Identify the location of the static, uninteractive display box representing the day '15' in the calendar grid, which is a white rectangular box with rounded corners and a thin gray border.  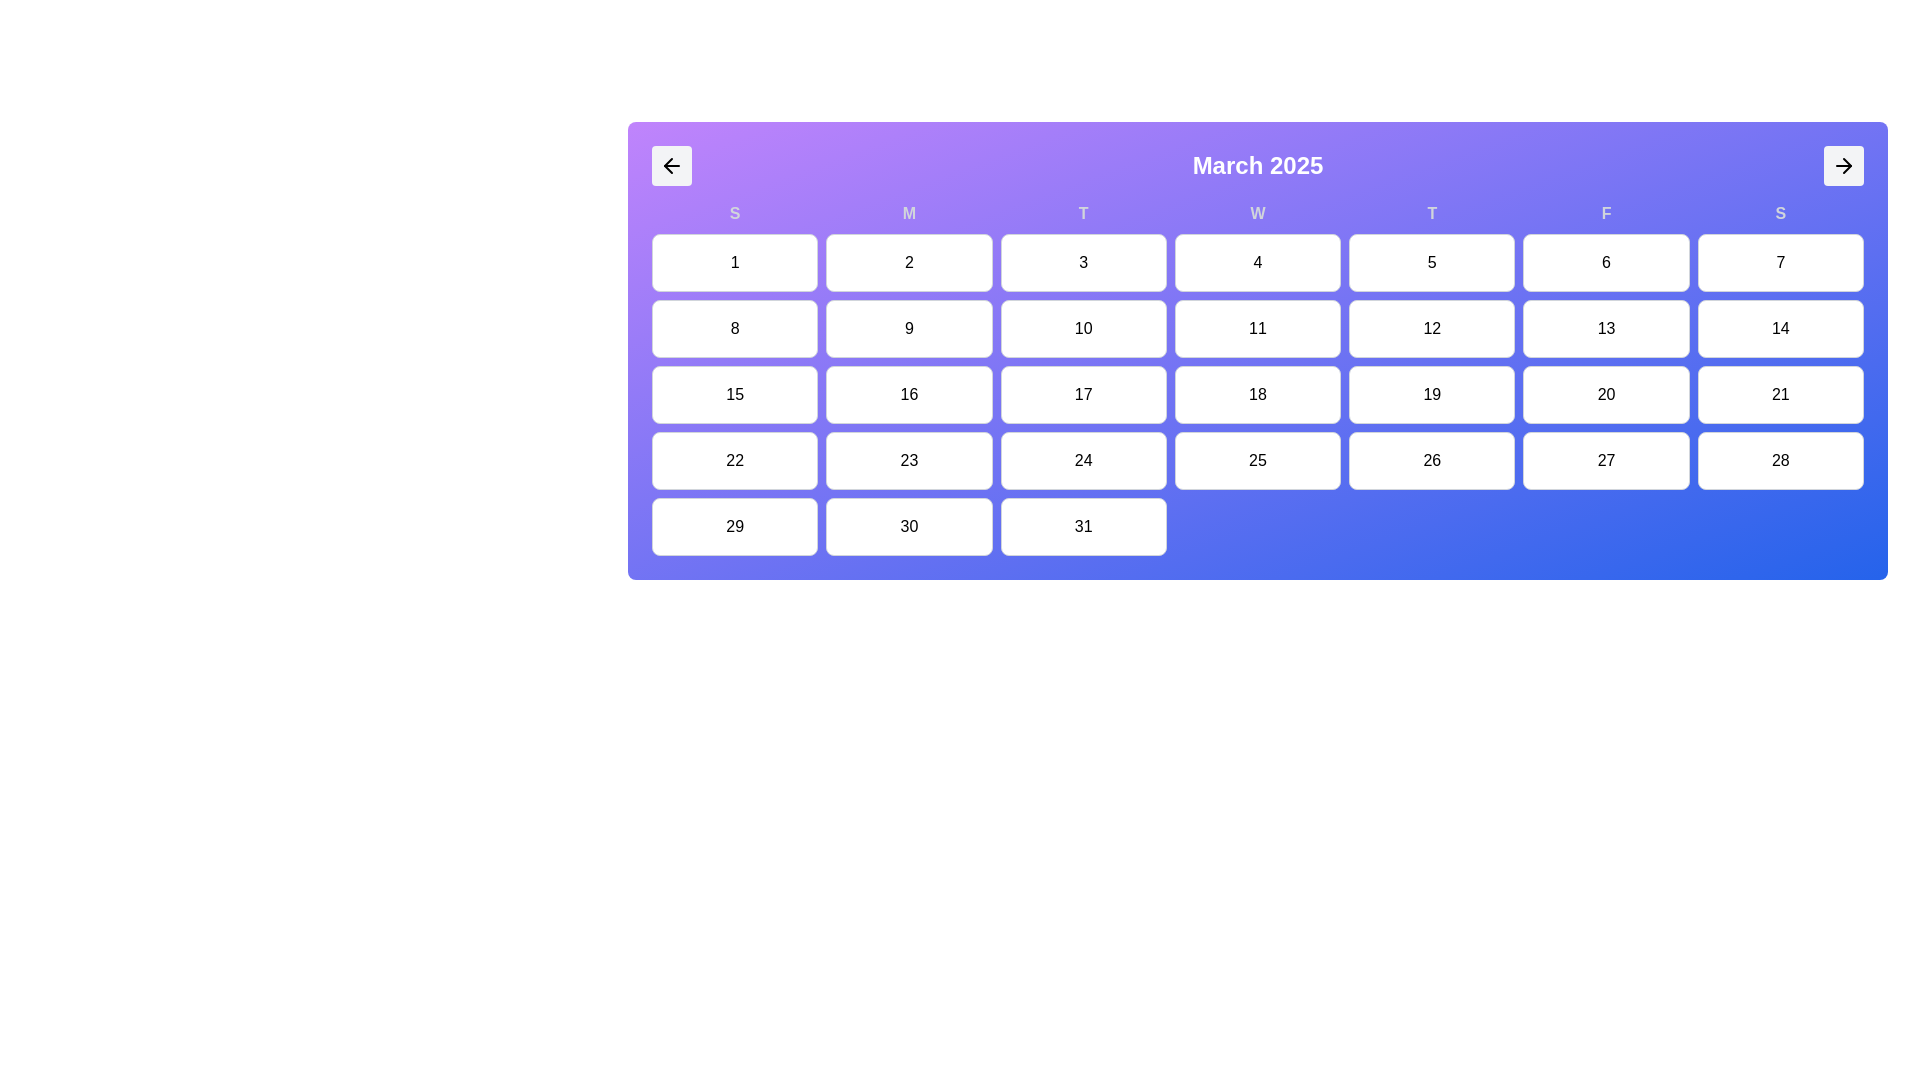
(734, 394).